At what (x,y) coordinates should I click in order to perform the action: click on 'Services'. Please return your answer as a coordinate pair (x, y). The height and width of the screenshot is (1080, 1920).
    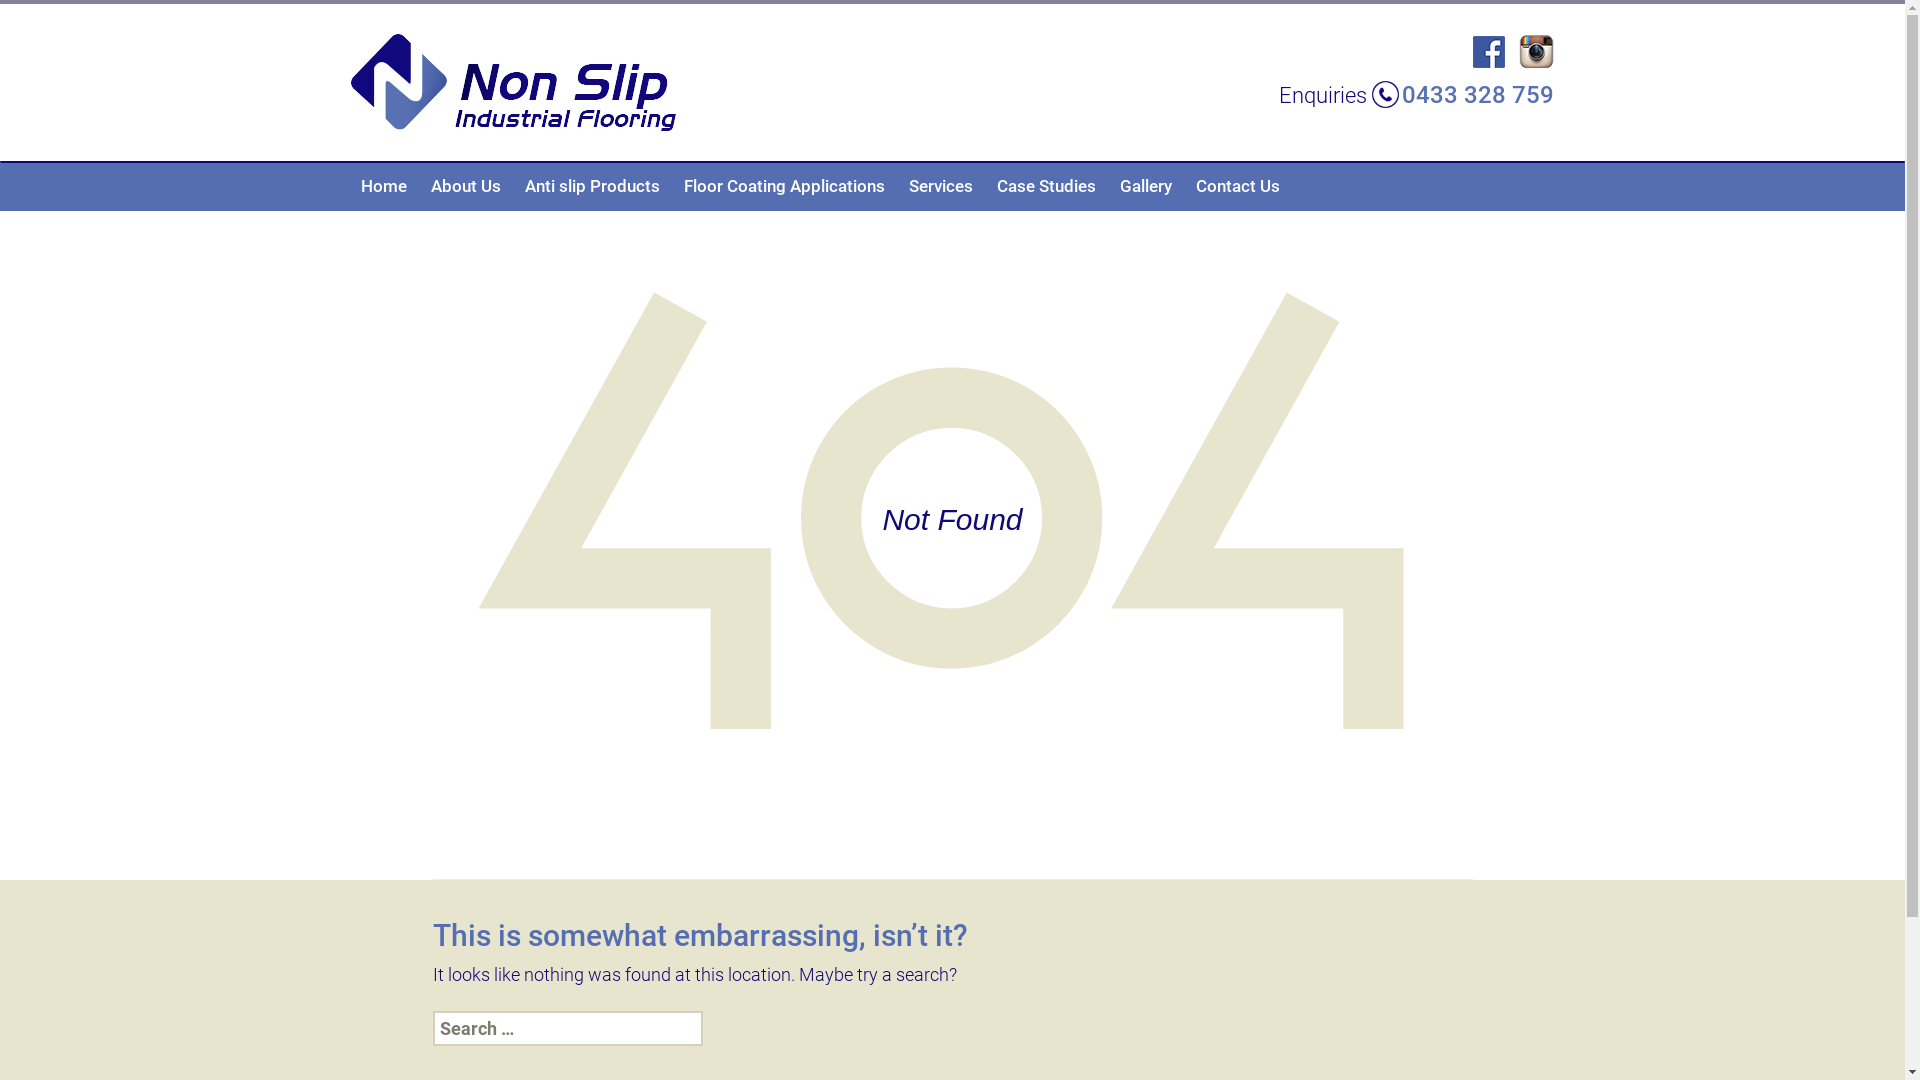
    Looking at the image, I should click on (897, 186).